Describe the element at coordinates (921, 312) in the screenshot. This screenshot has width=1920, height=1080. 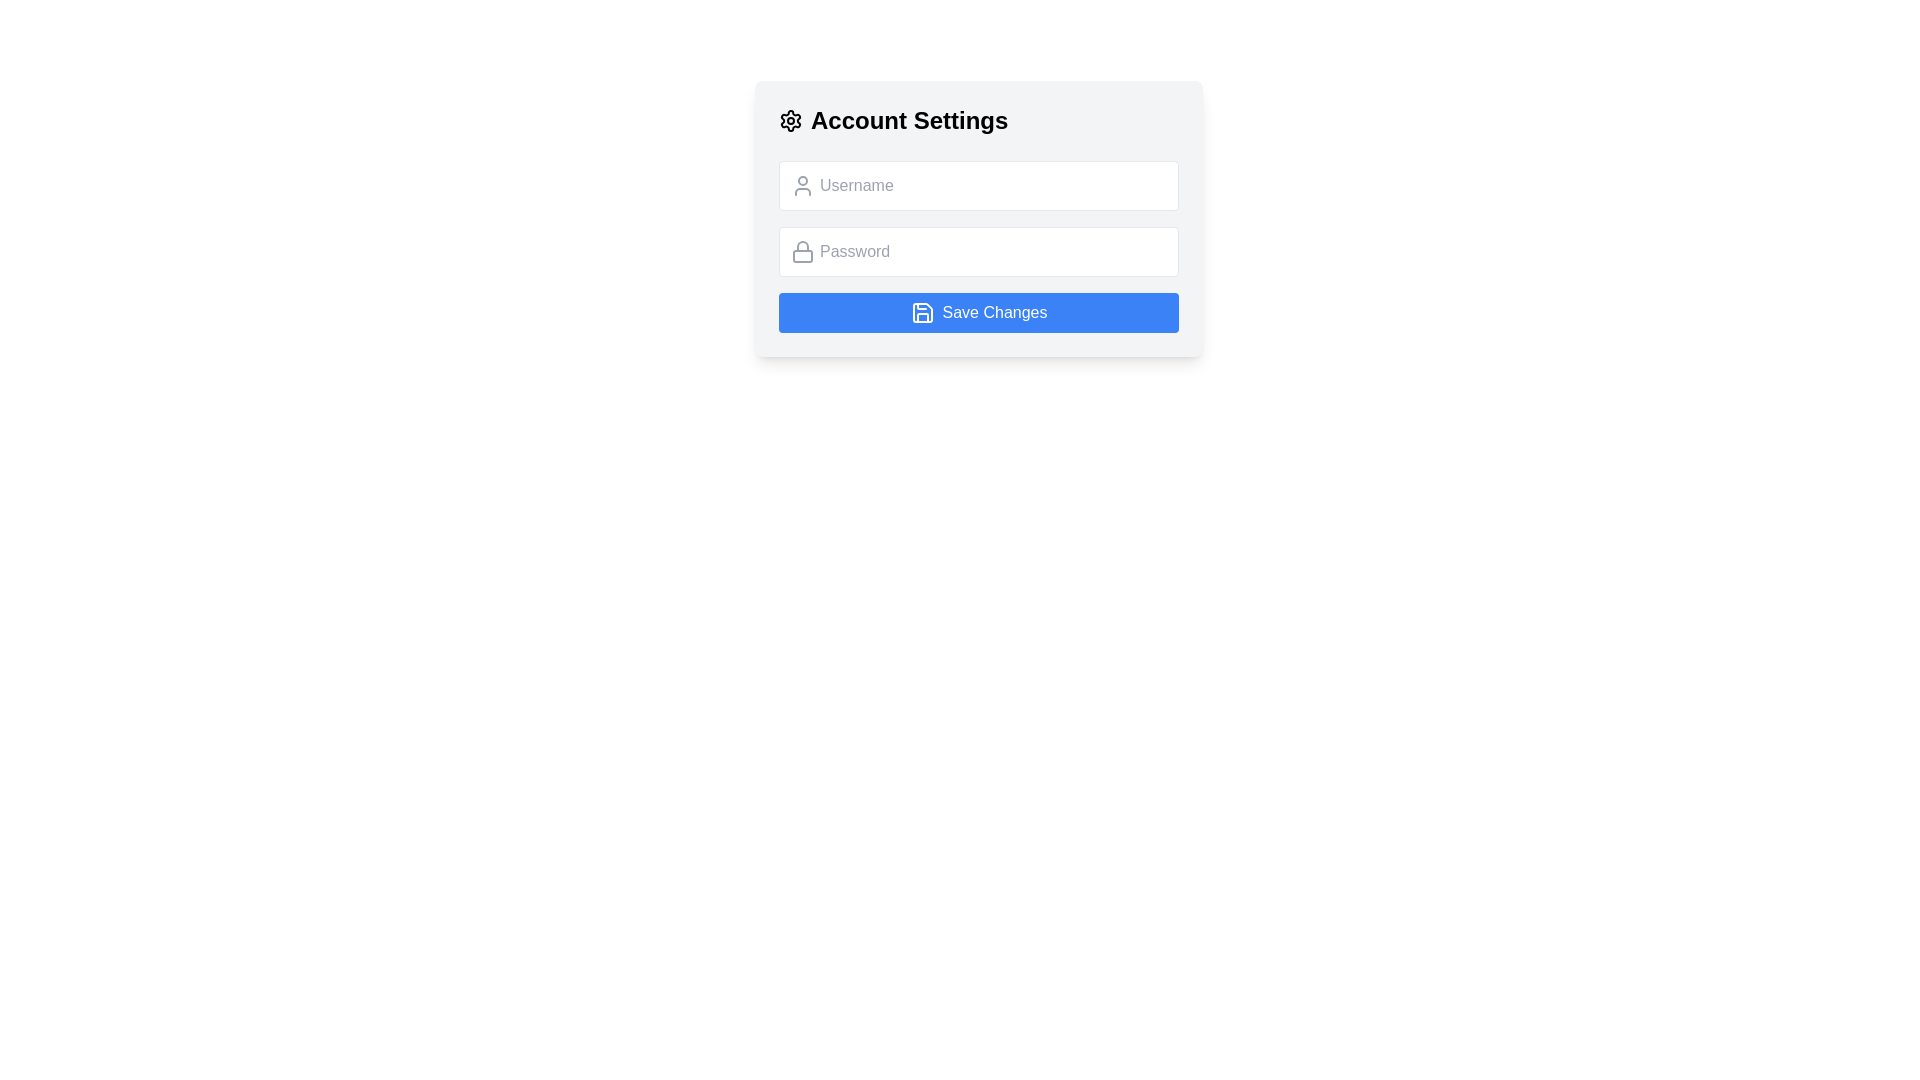
I see `the save action icon located to the left of the 'Save Changes' button, which is aligned at the start of its text` at that location.